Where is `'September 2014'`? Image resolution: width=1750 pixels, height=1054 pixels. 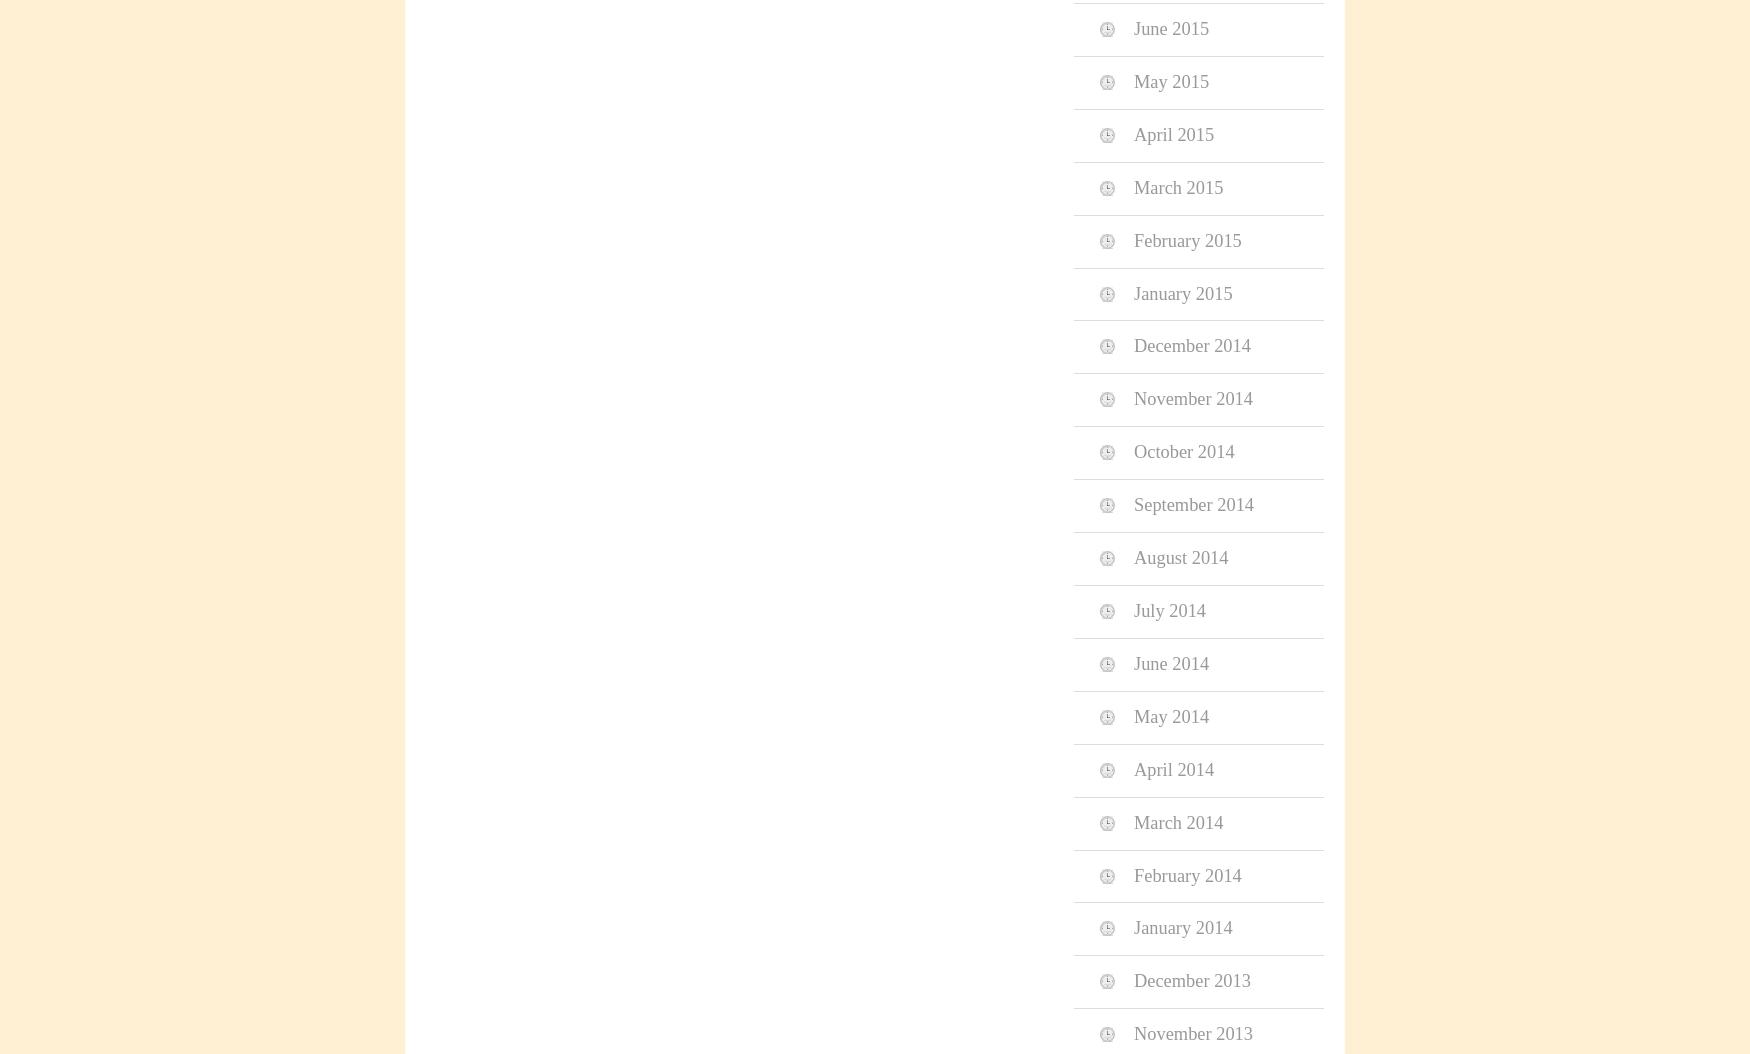
'September 2014' is located at coordinates (1194, 503).